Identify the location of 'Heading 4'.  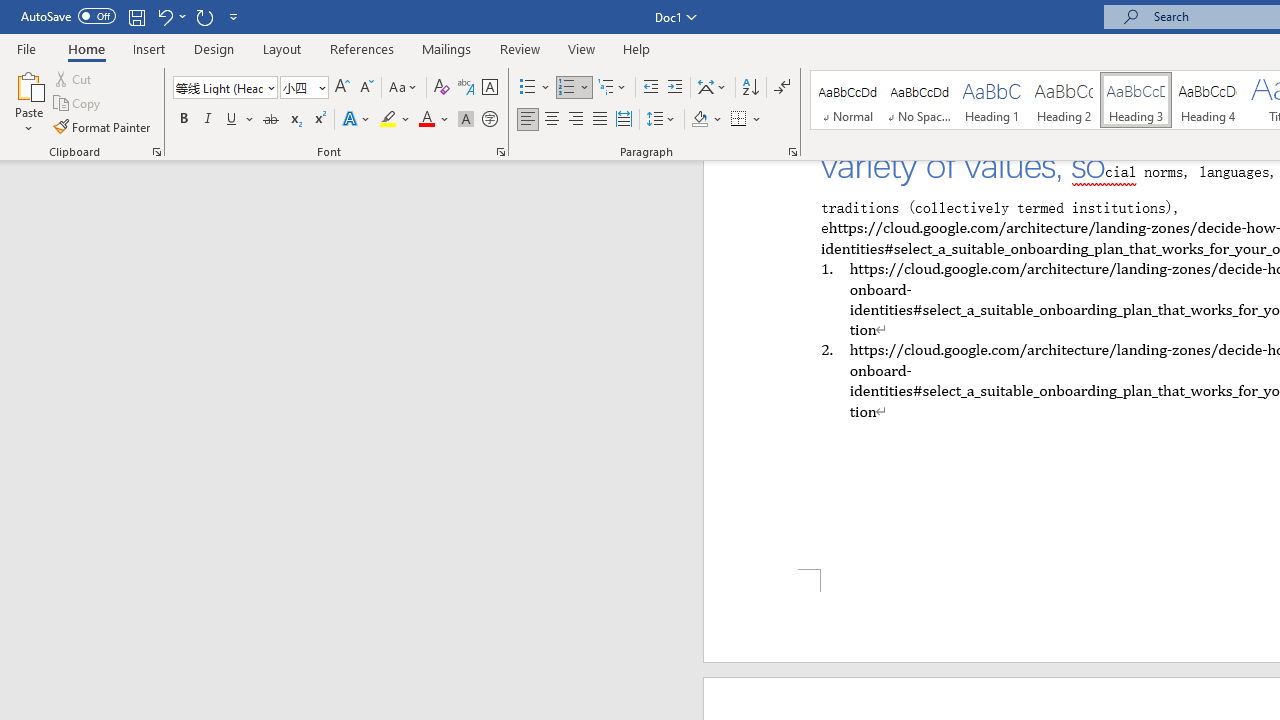
(1207, 100).